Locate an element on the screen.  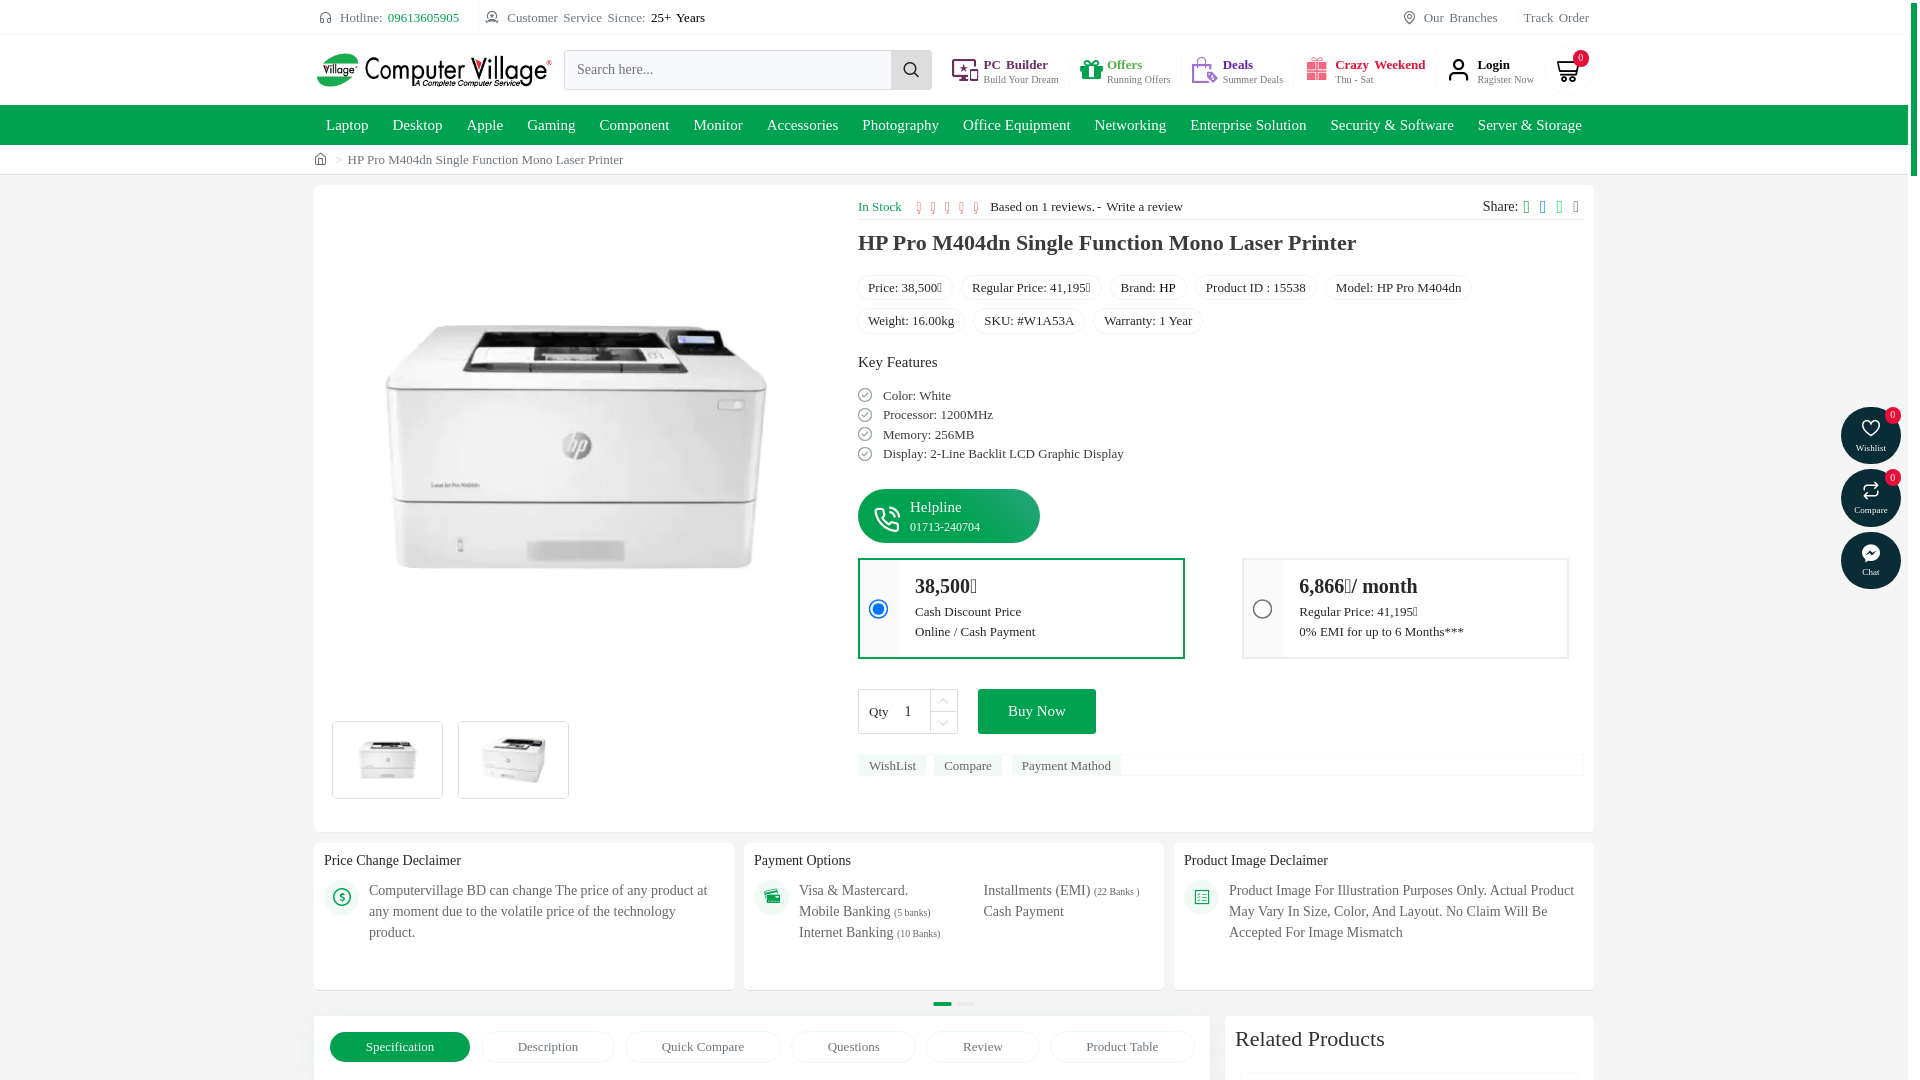
'Customer Service Sicnce: 25+ Years' is located at coordinates (593, 17).